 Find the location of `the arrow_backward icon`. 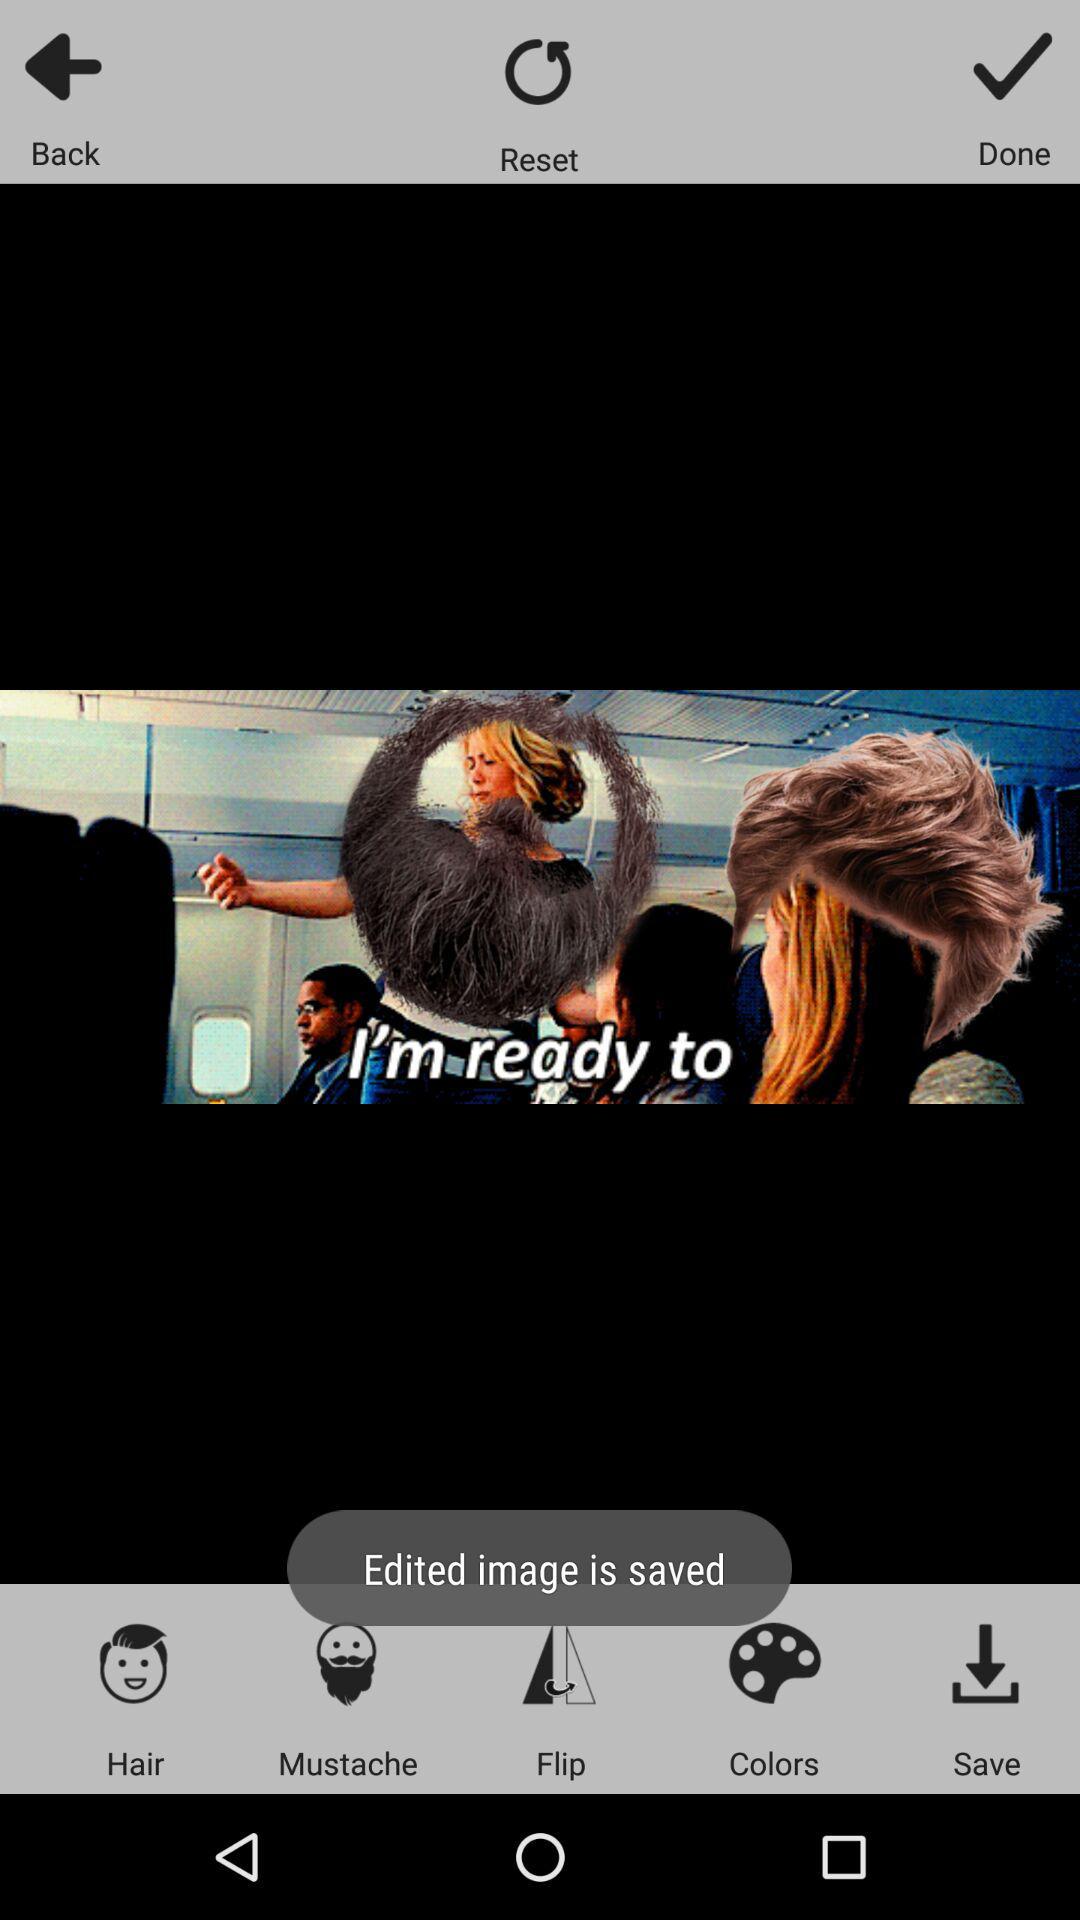

the arrow_backward icon is located at coordinates (64, 65).